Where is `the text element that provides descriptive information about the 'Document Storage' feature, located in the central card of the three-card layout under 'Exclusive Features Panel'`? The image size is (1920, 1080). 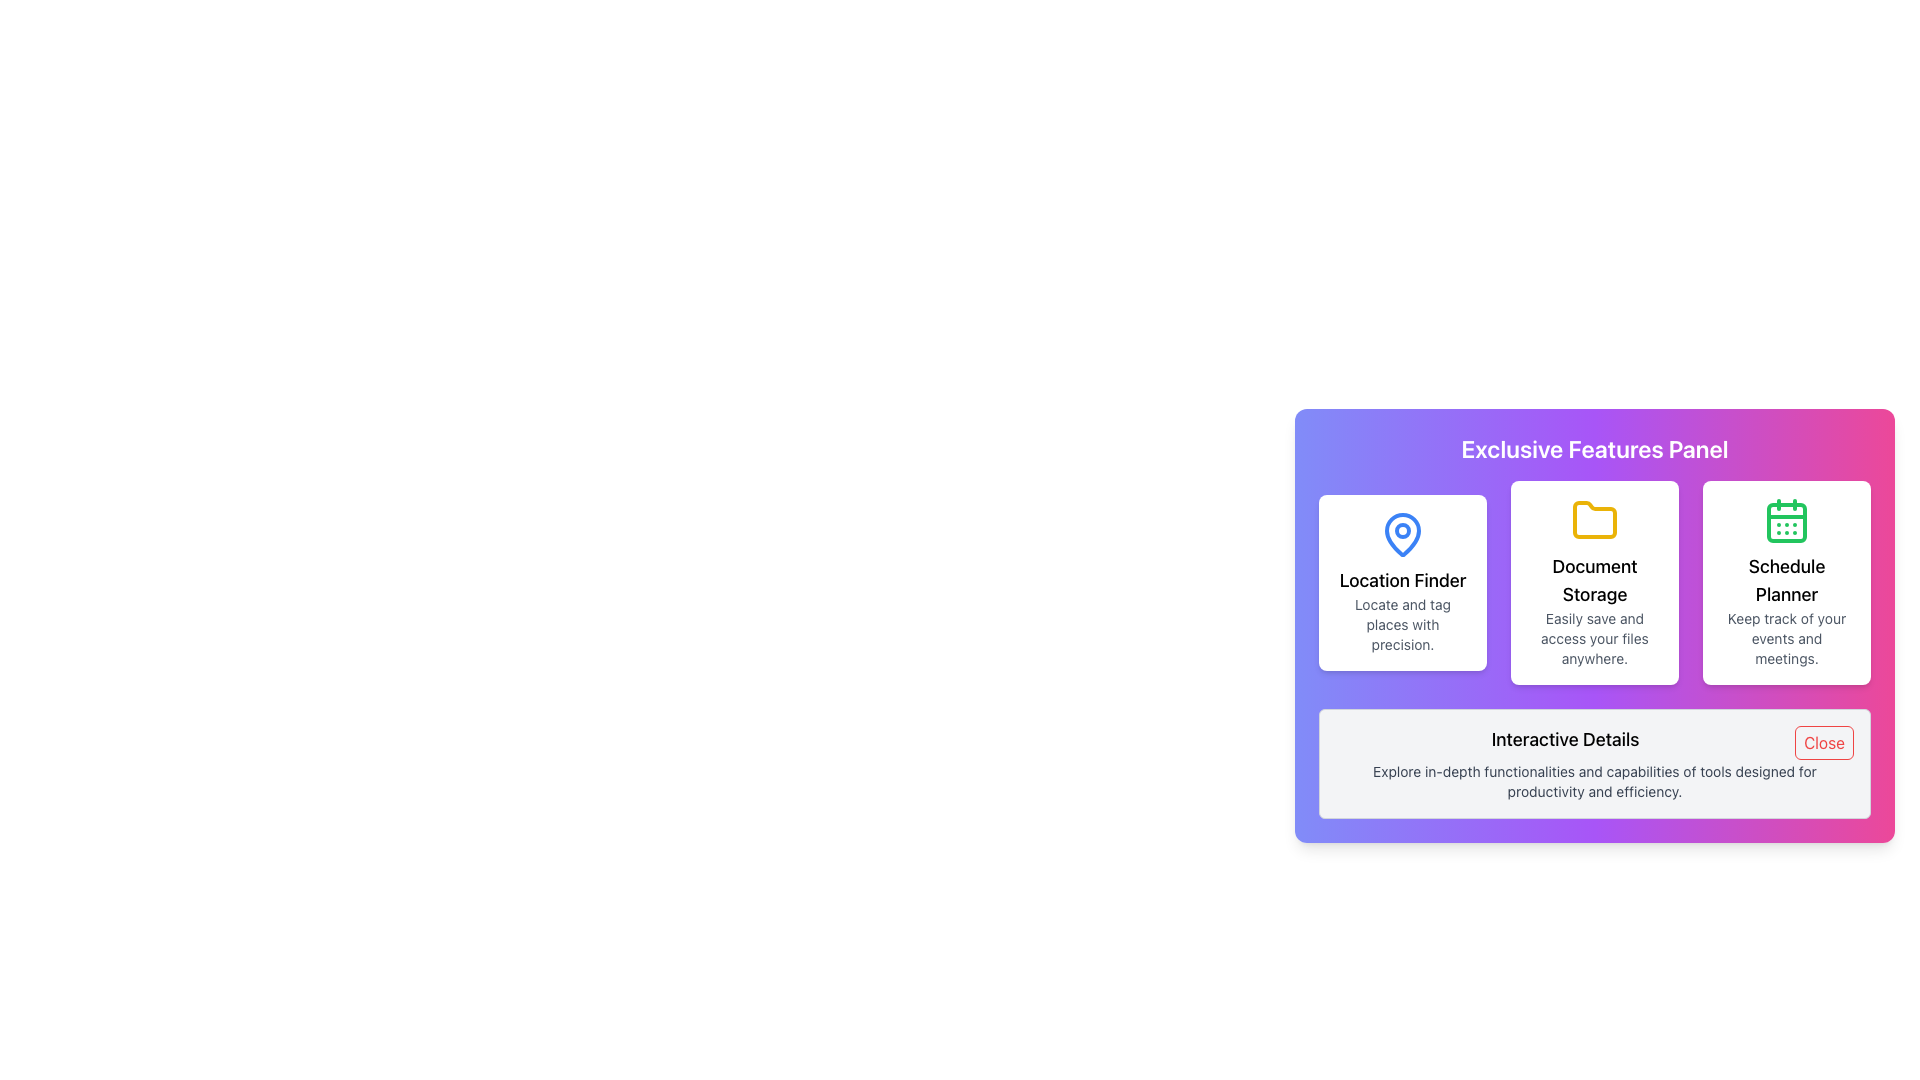 the text element that provides descriptive information about the 'Document Storage' feature, located in the central card of the three-card layout under 'Exclusive Features Panel' is located at coordinates (1593, 639).